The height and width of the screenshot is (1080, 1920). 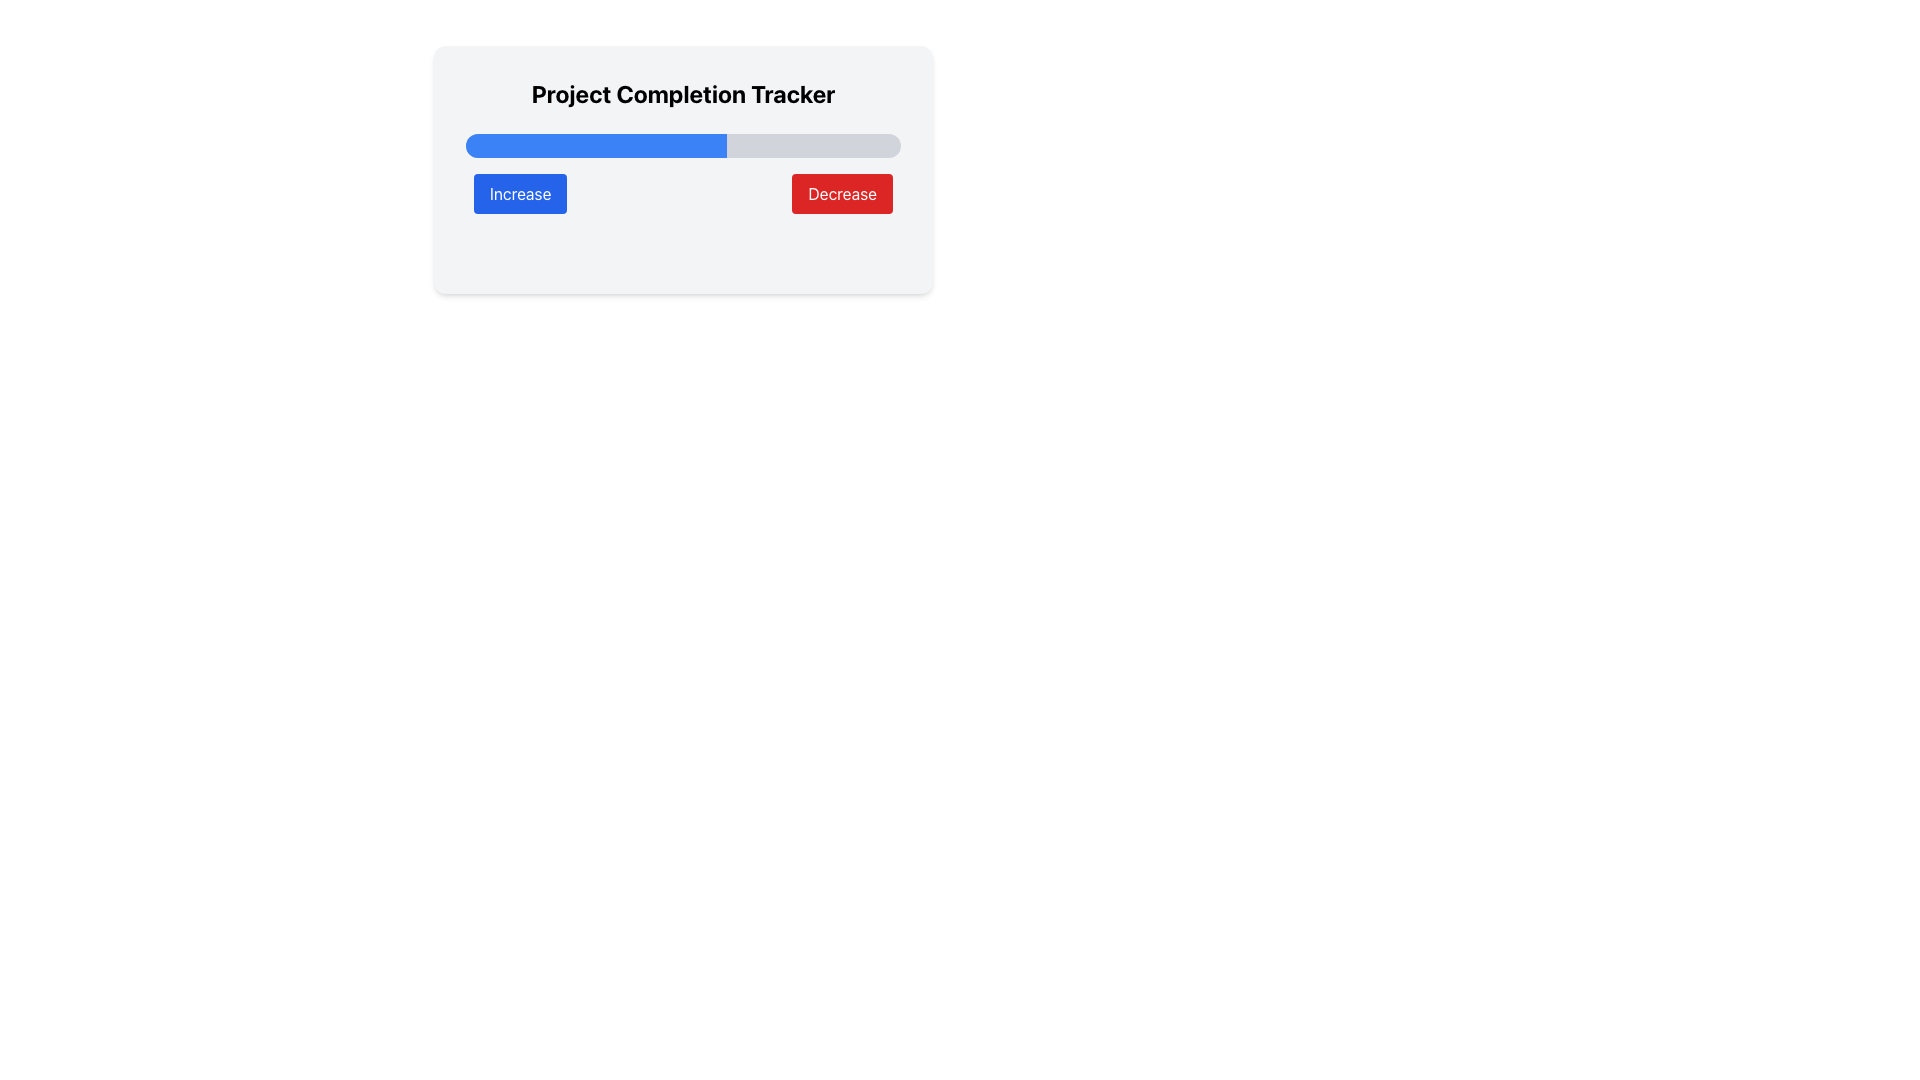 What do you see at coordinates (683, 193) in the screenshot?
I see `the 'Decrease' button within the Button Group, which is a red button that decrements the value` at bounding box center [683, 193].